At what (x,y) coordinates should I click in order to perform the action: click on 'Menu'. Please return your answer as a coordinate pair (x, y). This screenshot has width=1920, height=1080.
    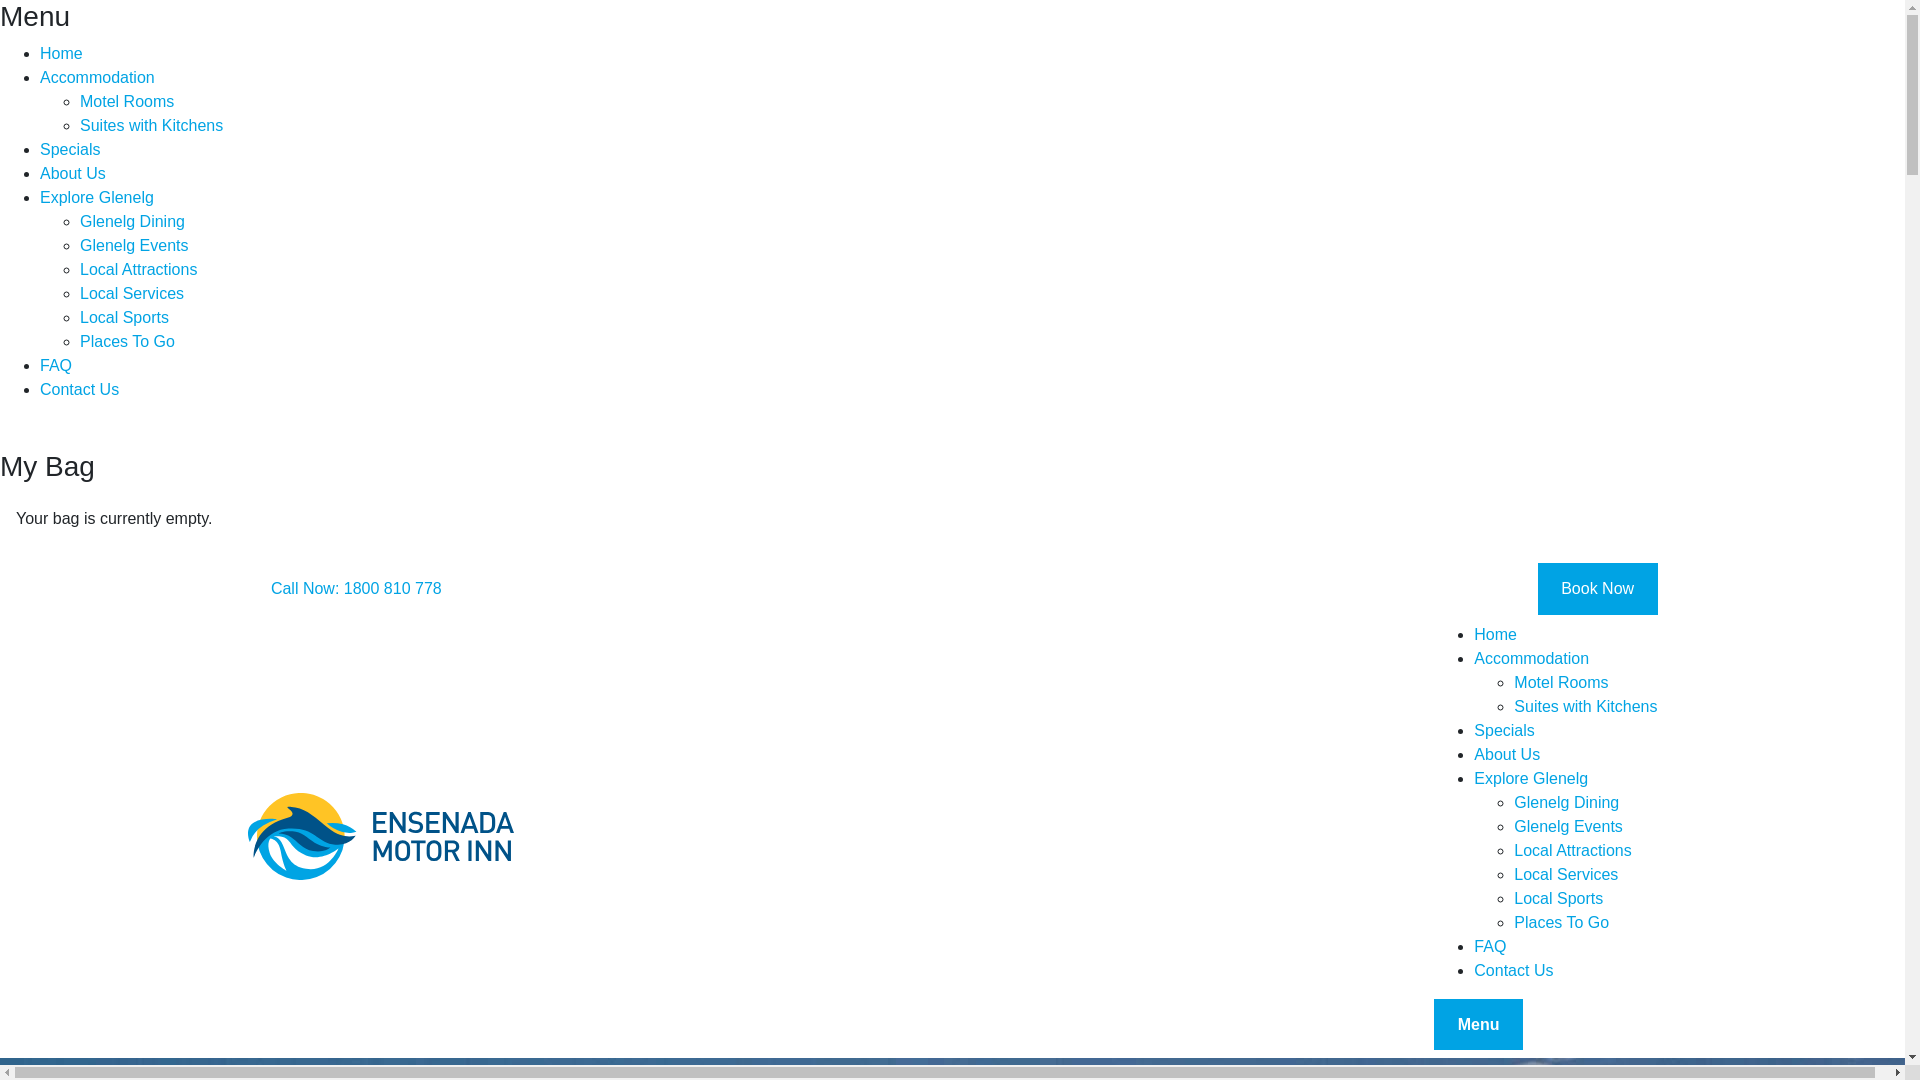
    Looking at the image, I should click on (1478, 1025).